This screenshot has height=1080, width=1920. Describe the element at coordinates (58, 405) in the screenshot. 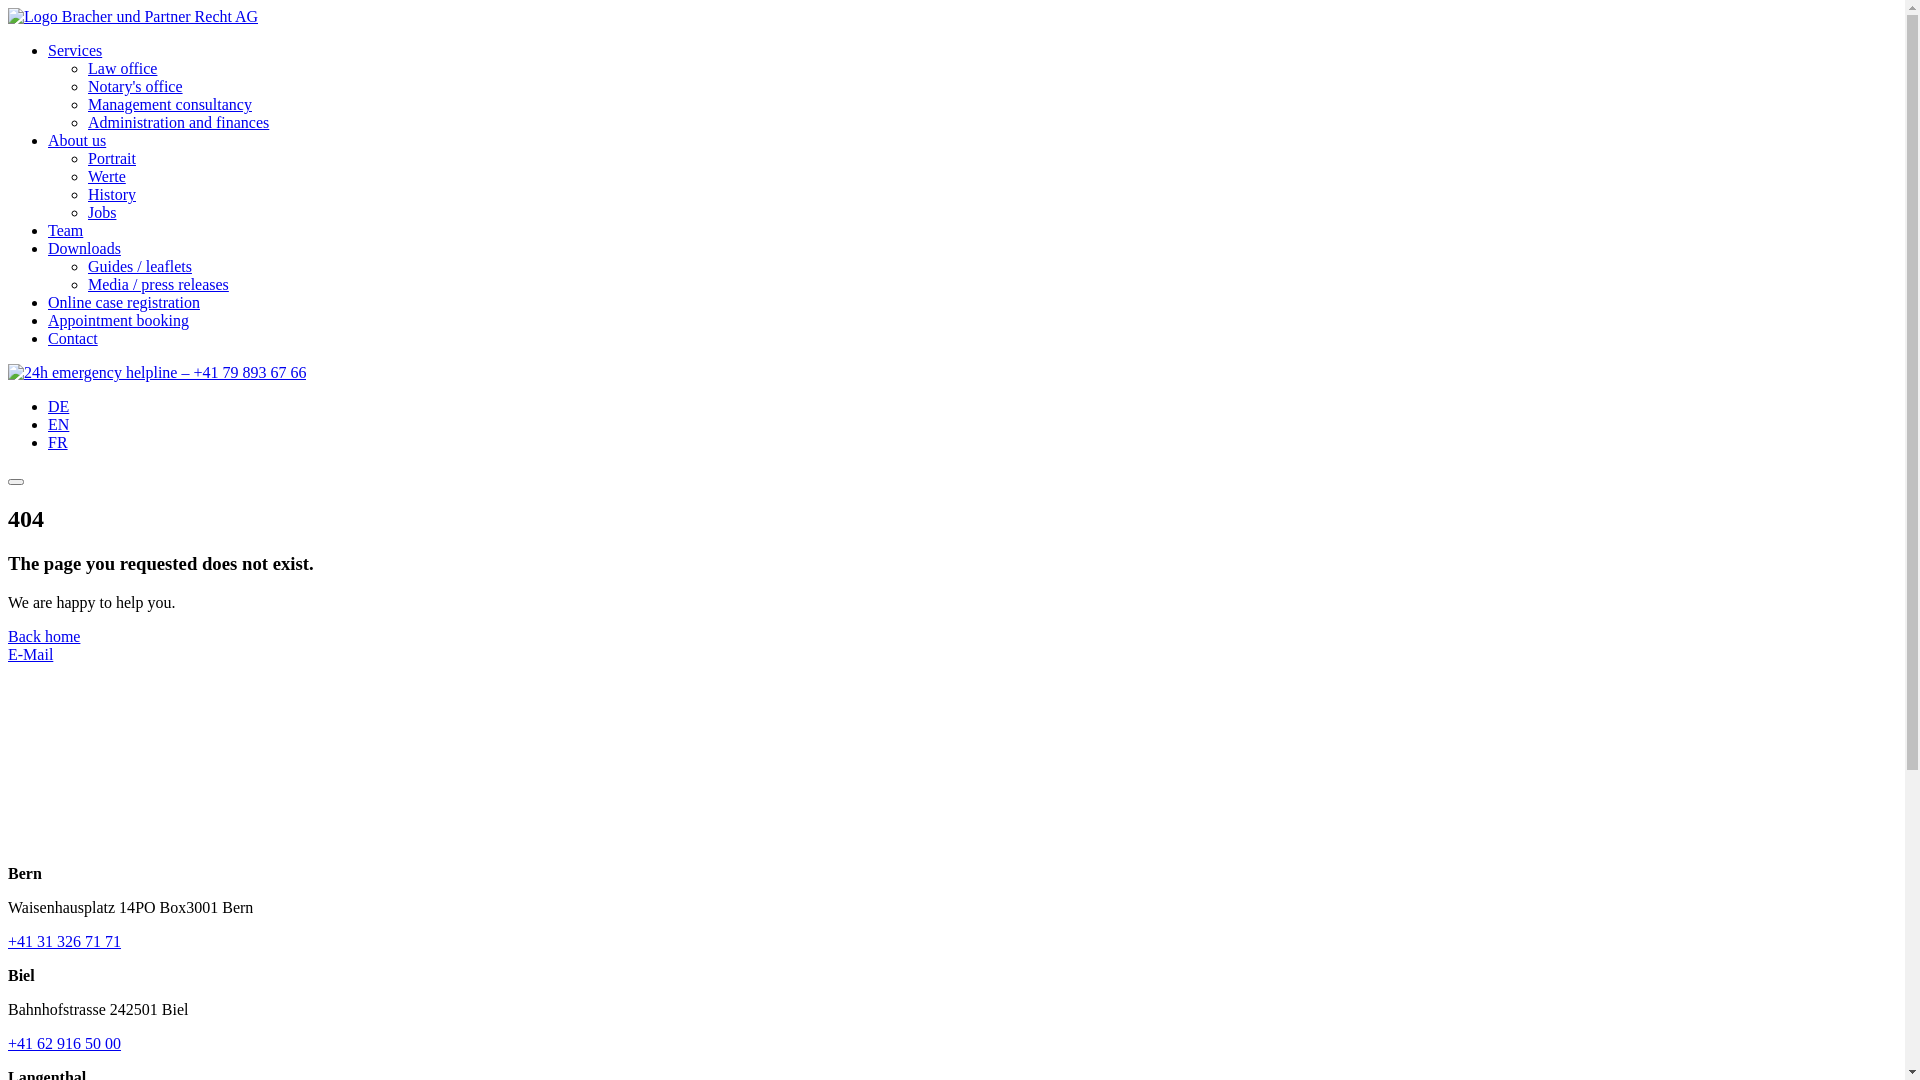

I see `'DE'` at that location.